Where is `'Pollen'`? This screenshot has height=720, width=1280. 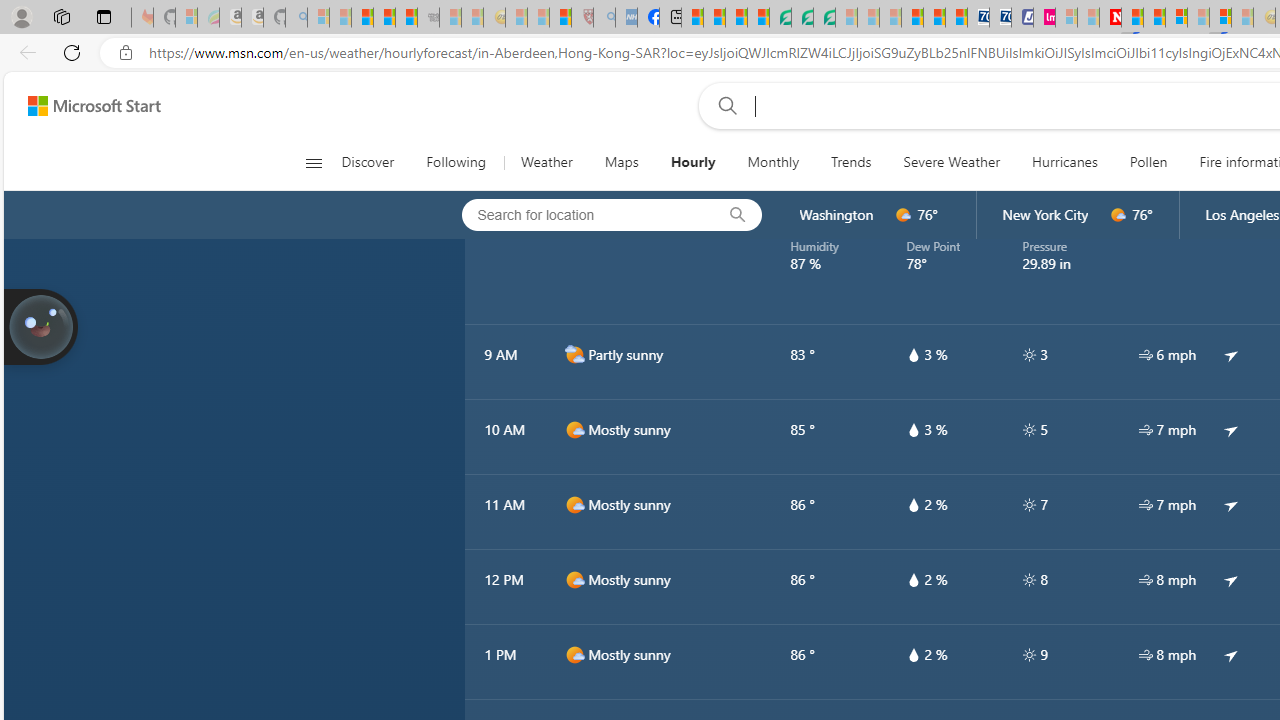 'Pollen' is located at coordinates (1148, 162).